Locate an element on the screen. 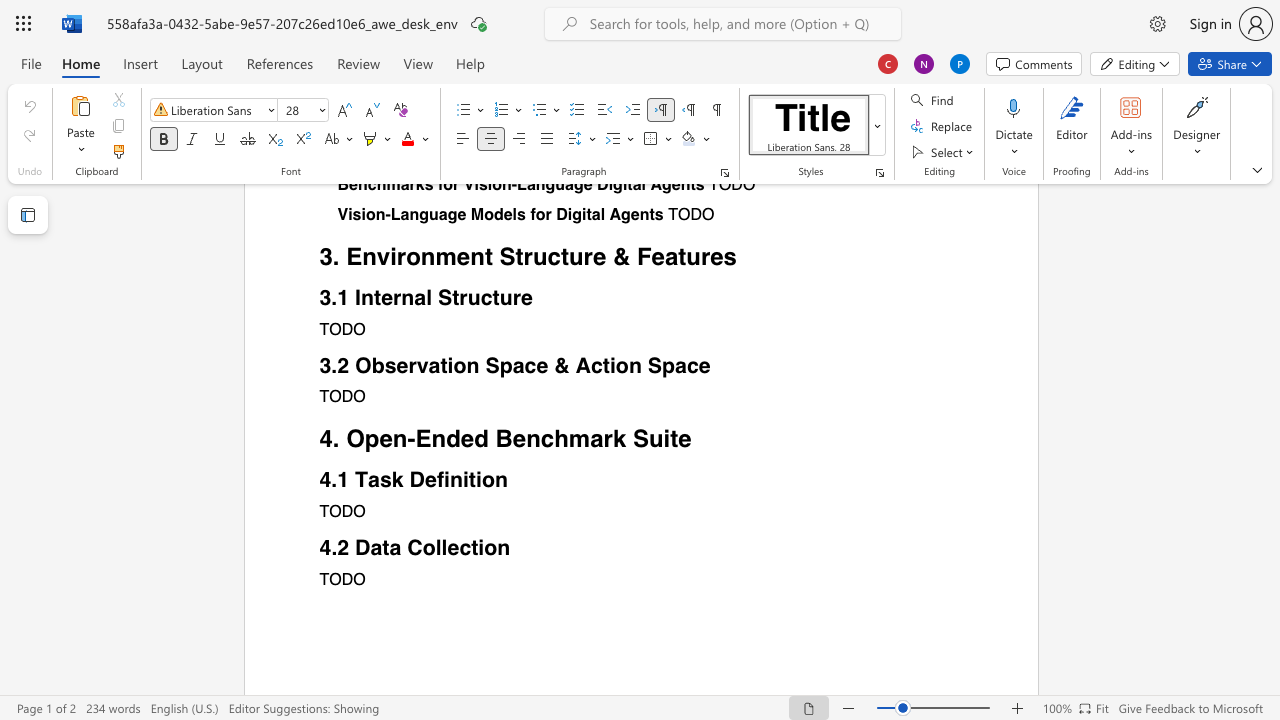 The image size is (1280, 720). the subset text "ed Benchmark Su" within the text "4. Open-Ended Benchmark Suite" is located at coordinates (459, 438).